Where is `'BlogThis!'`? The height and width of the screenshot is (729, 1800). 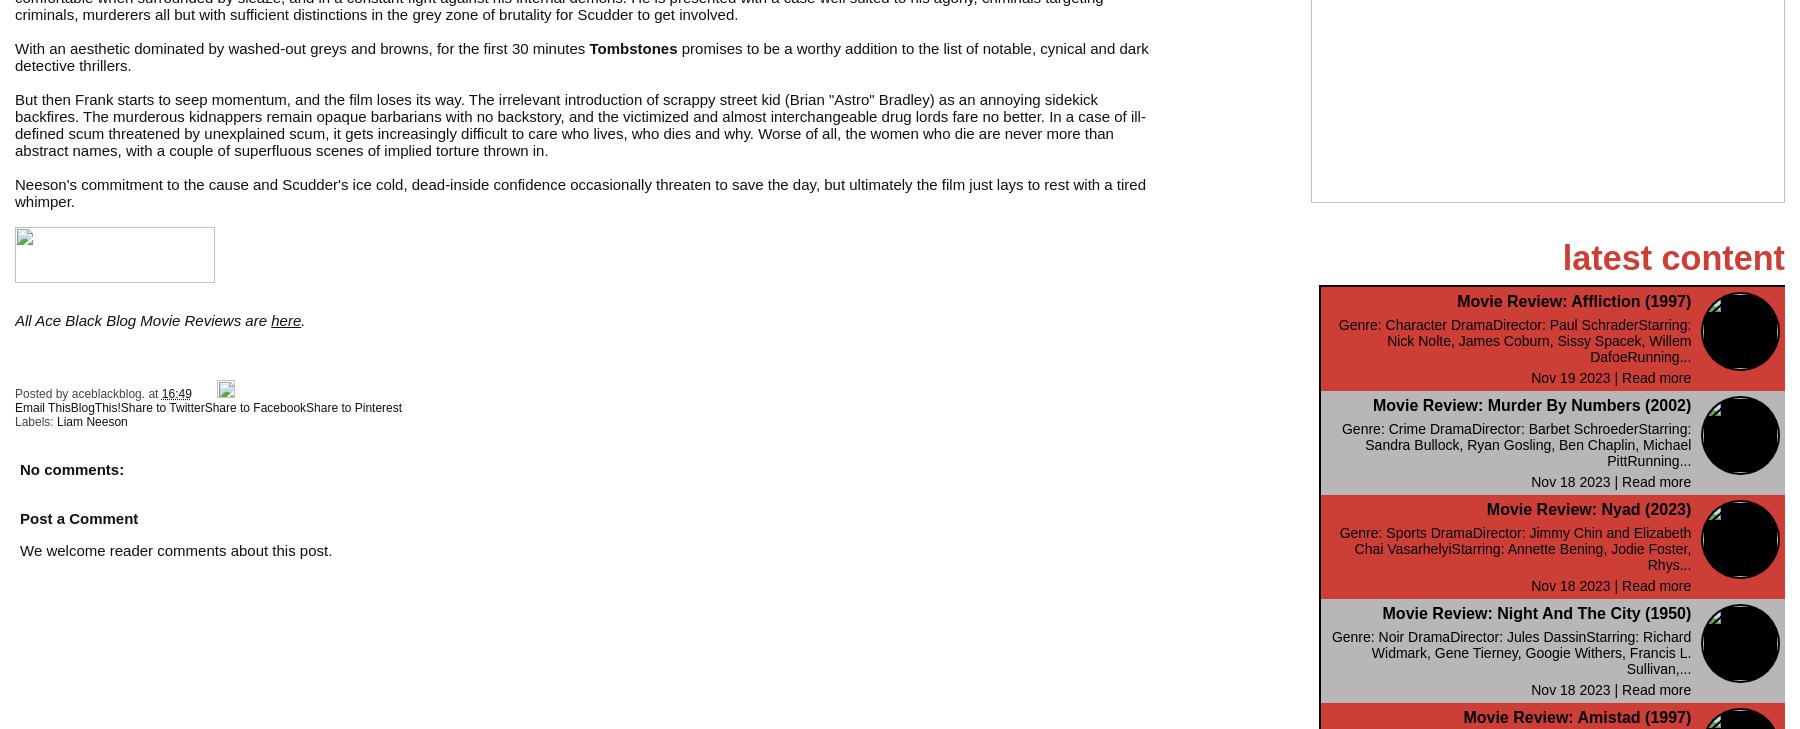 'BlogThis!' is located at coordinates (94, 407).